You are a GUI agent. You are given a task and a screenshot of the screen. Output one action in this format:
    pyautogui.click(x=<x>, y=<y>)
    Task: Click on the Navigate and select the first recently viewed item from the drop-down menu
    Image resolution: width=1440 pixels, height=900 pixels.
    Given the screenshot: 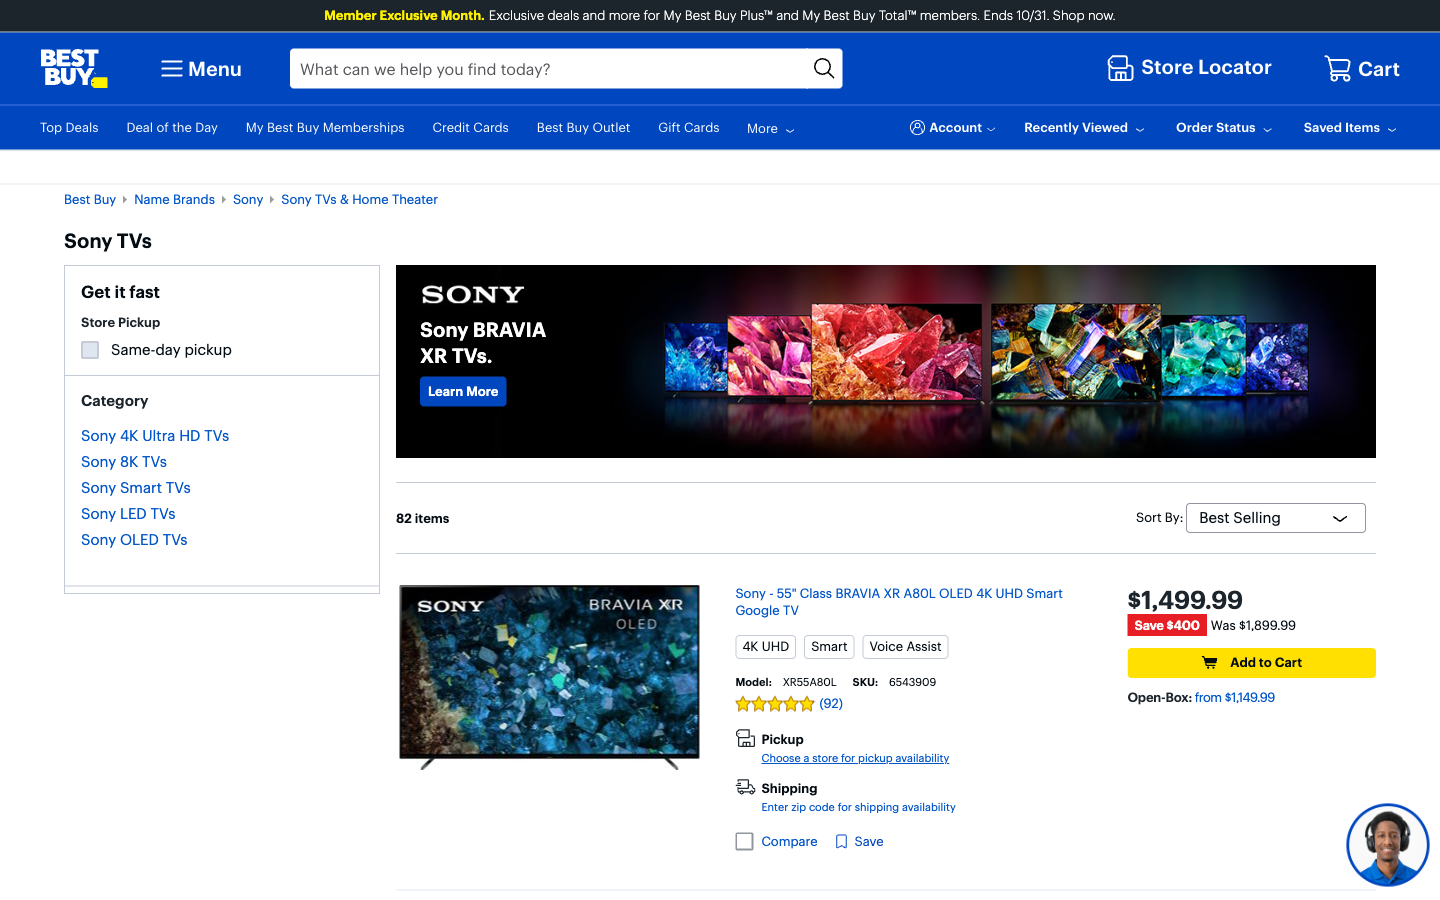 What is the action you would take?
    pyautogui.click(x=1085, y=127)
    